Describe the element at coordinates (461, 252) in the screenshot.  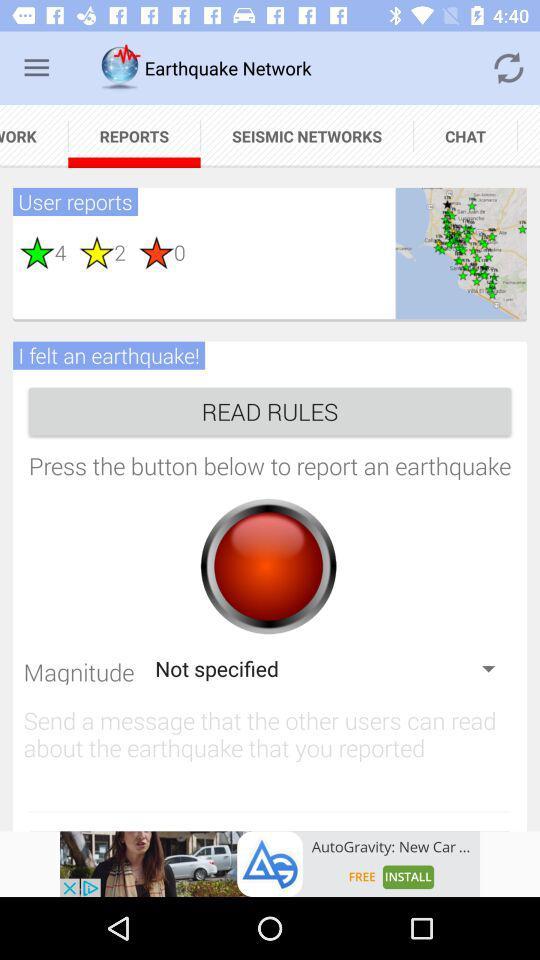
I see `the image which is below the chat to the top right corner` at that location.